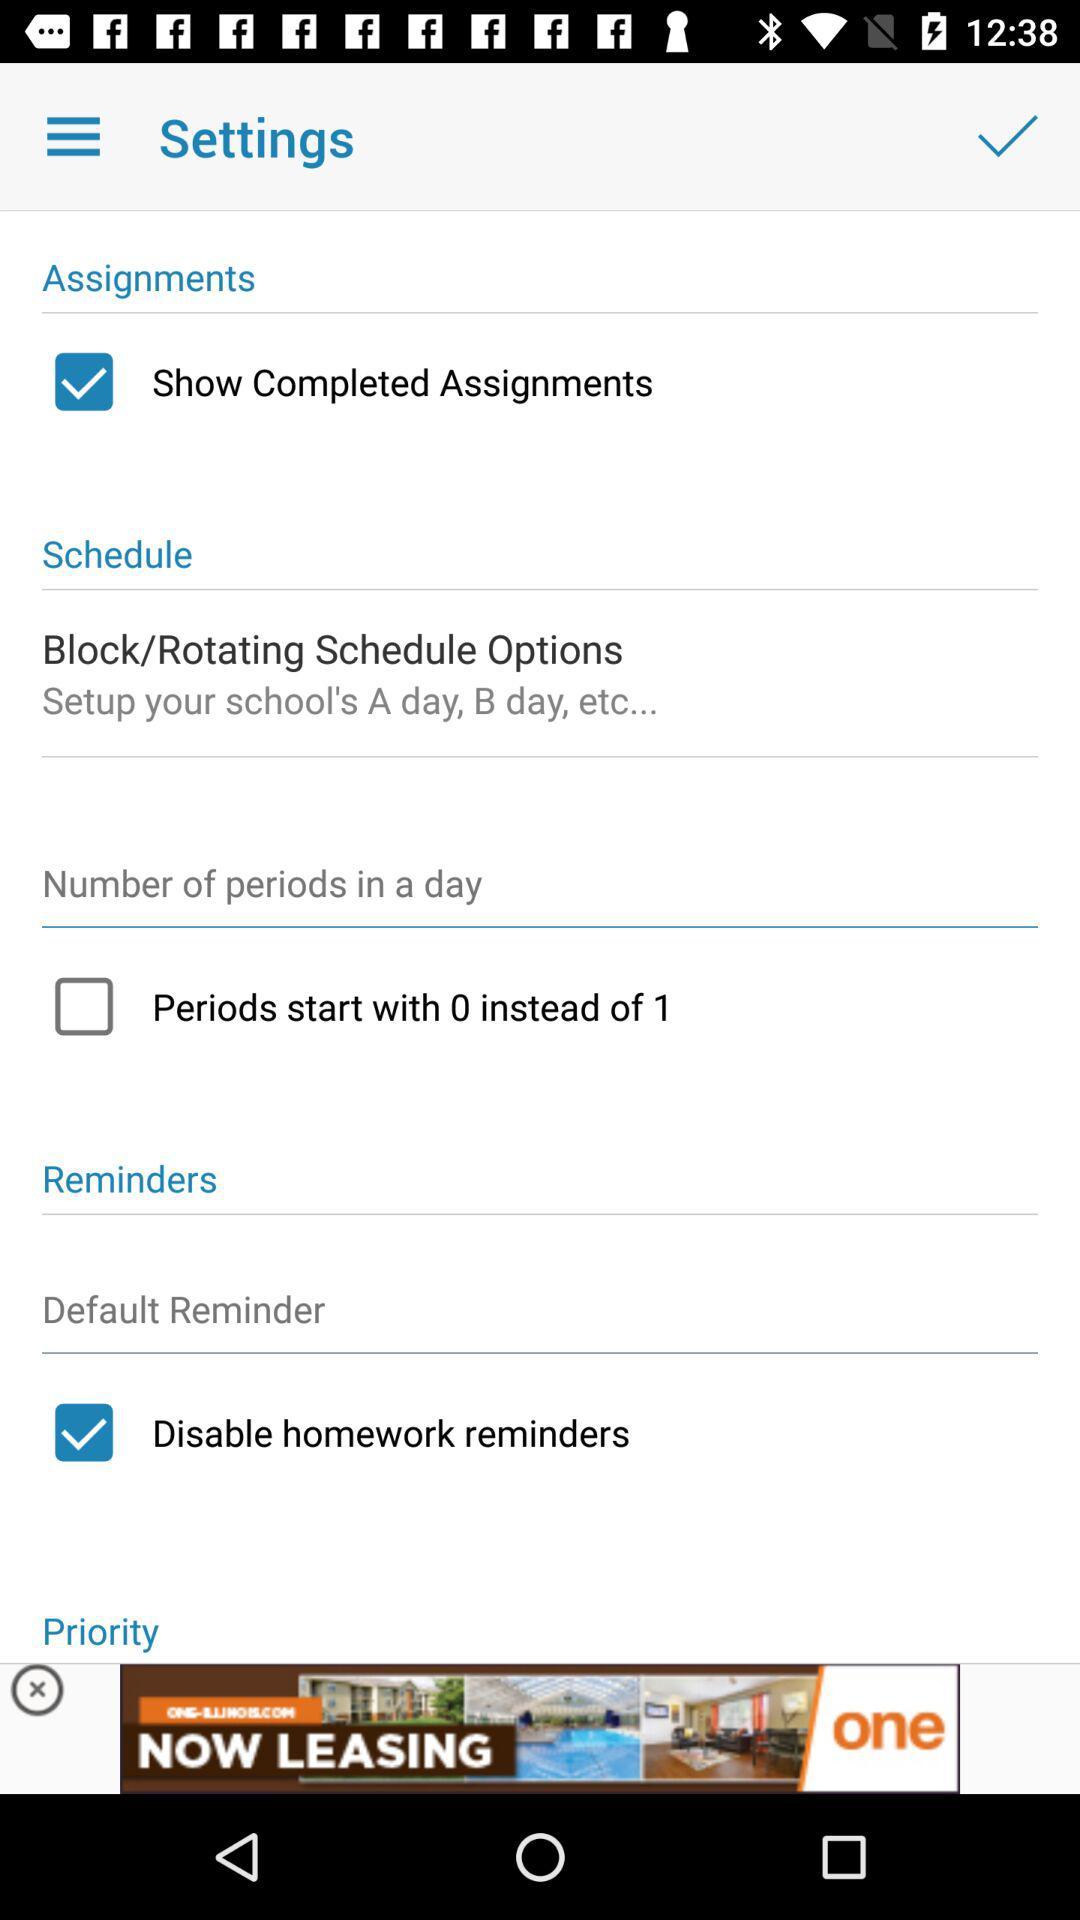 The image size is (1080, 1920). What do you see at coordinates (37, 1694) in the screenshot?
I see `advertisement` at bounding box center [37, 1694].